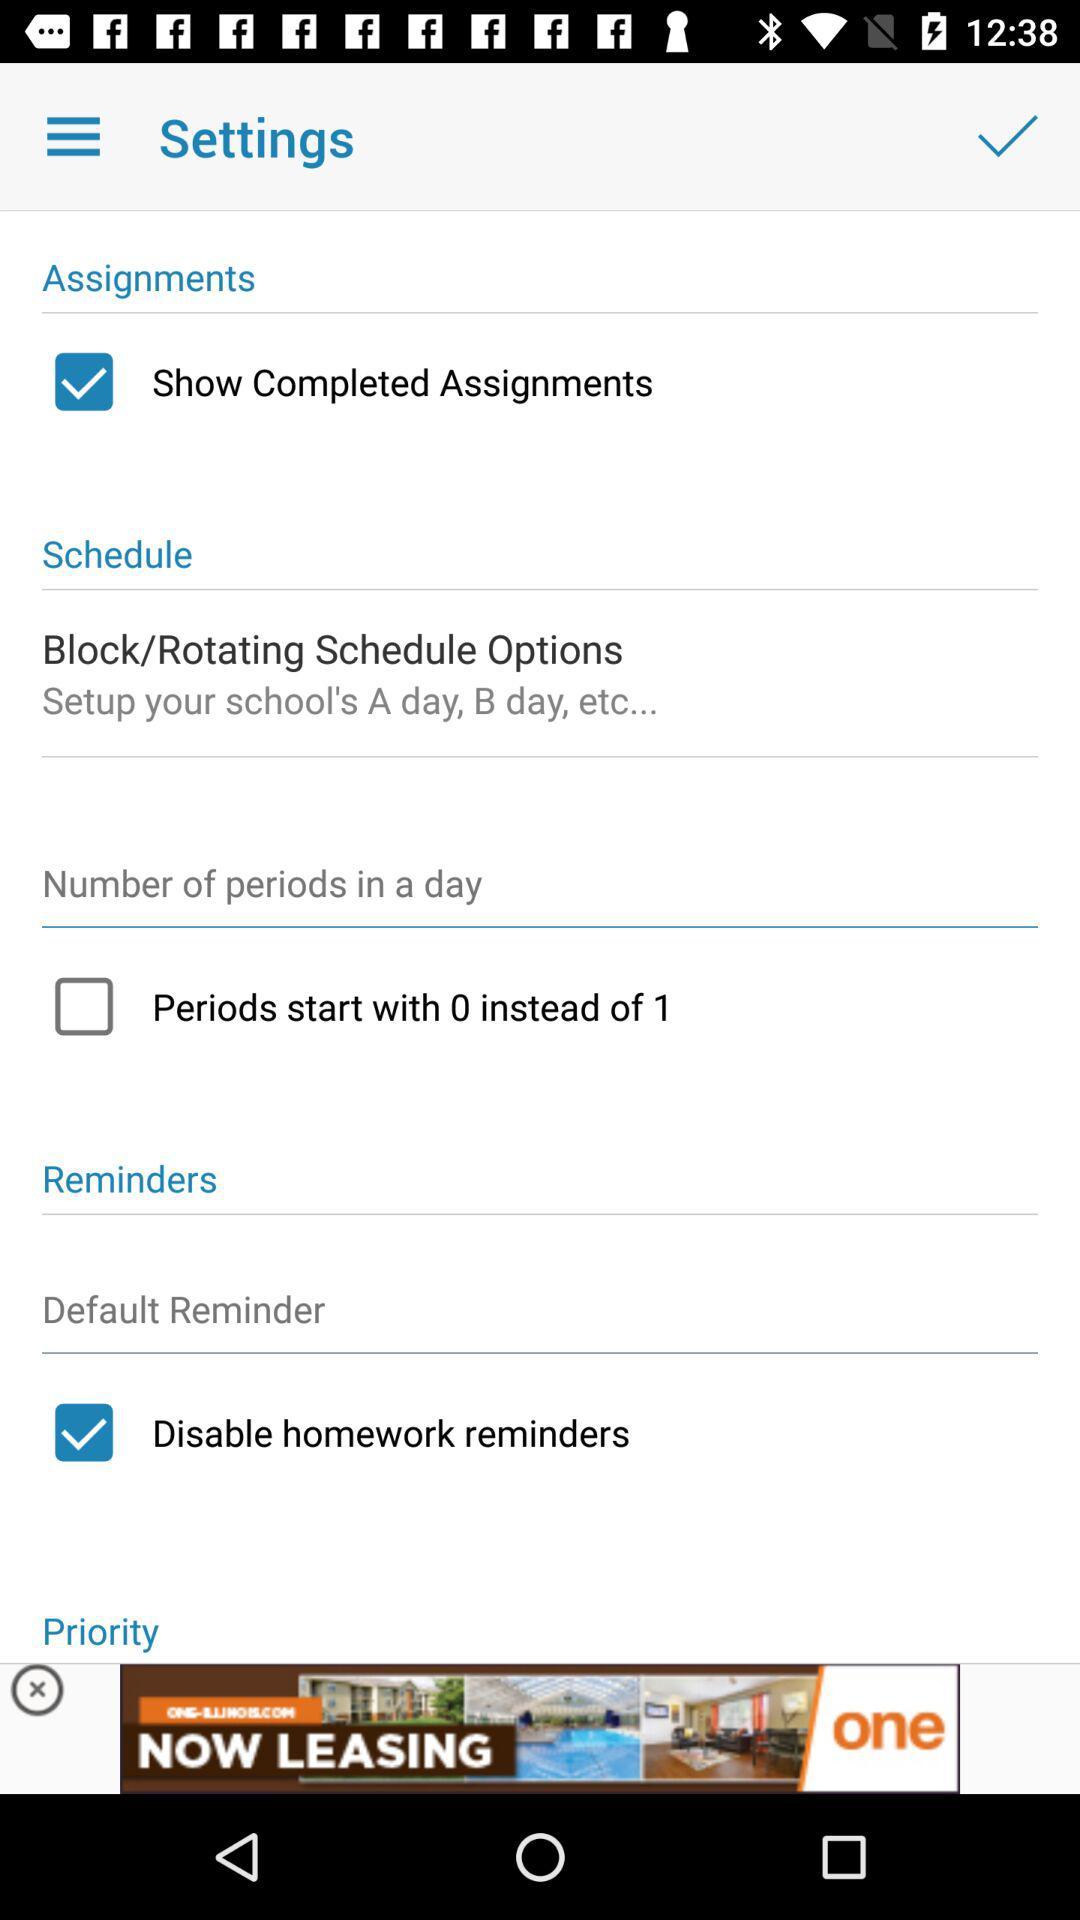 The image size is (1080, 1920). What do you see at coordinates (37, 1694) in the screenshot?
I see `advertisement` at bounding box center [37, 1694].